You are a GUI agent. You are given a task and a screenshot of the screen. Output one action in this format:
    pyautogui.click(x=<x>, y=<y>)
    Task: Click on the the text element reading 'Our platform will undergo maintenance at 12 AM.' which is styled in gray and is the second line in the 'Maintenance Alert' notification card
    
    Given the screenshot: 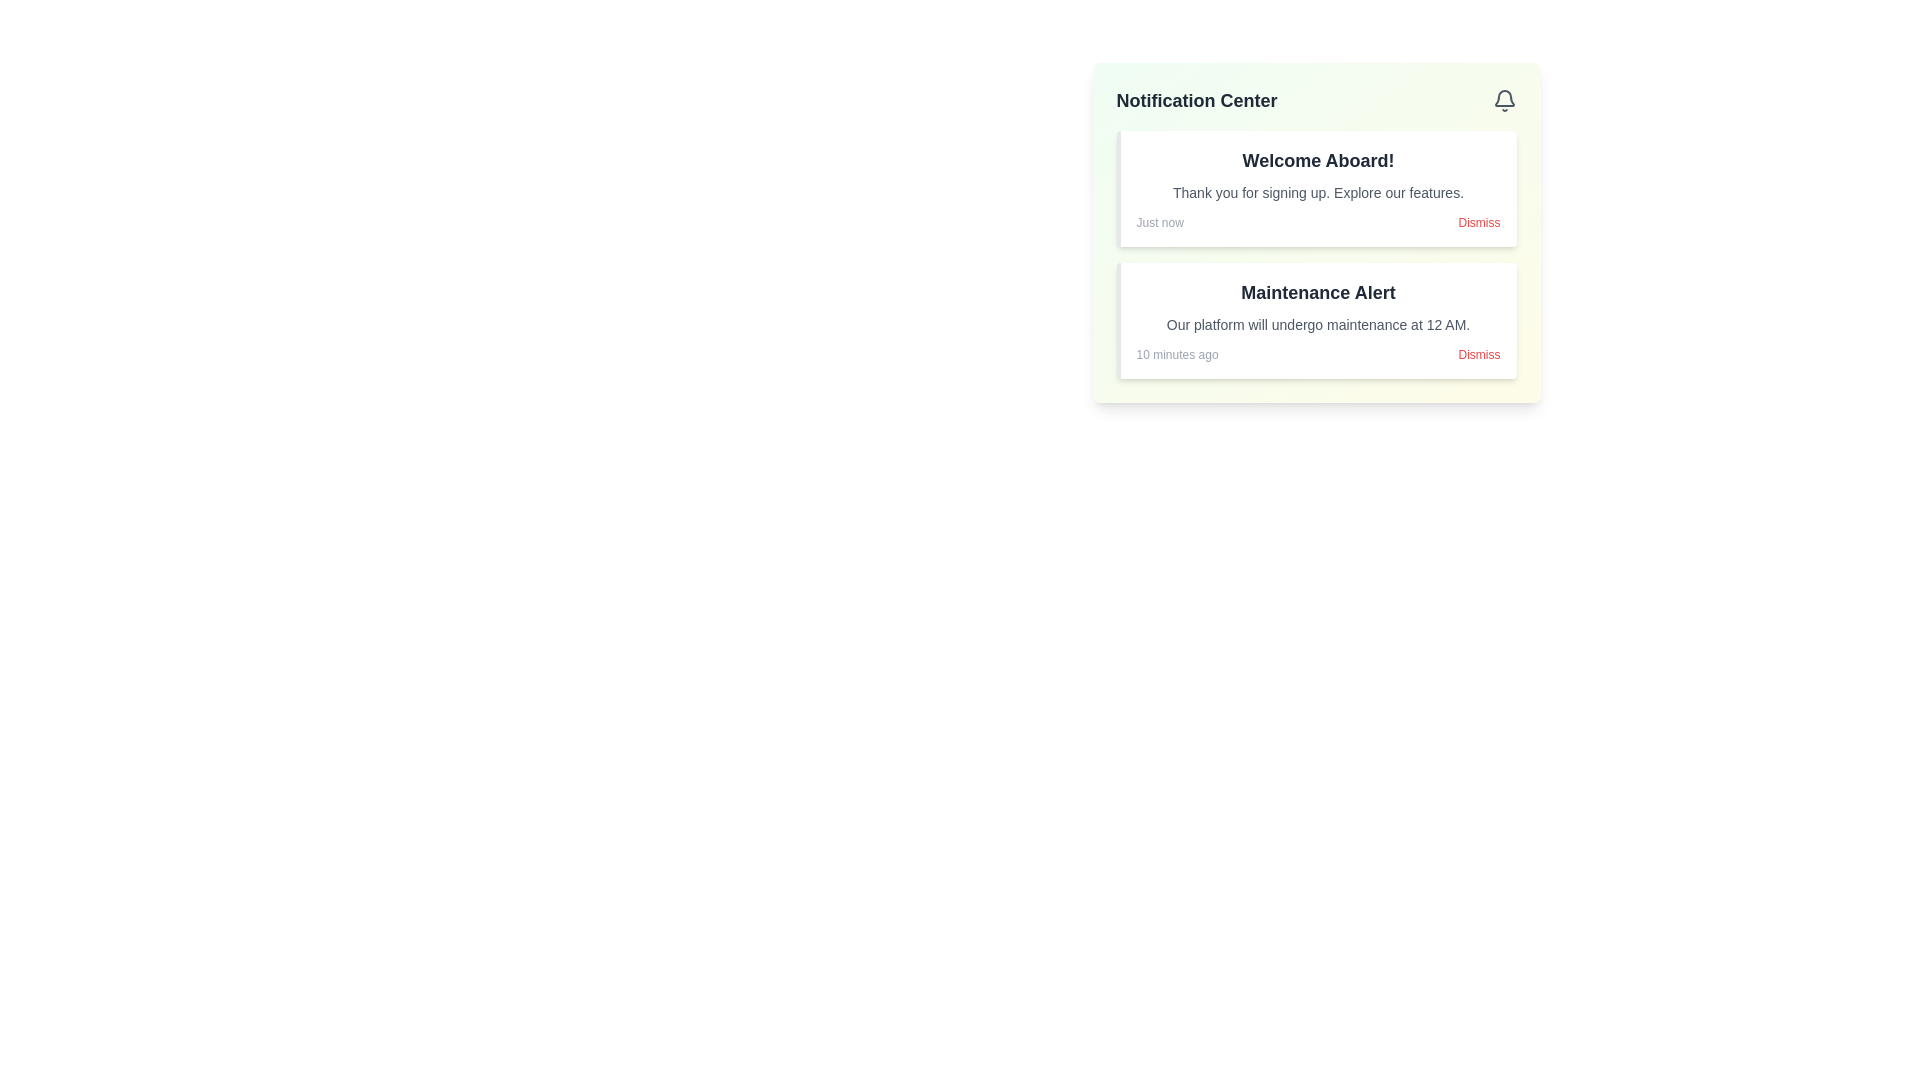 What is the action you would take?
    pyautogui.click(x=1318, y=323)
    